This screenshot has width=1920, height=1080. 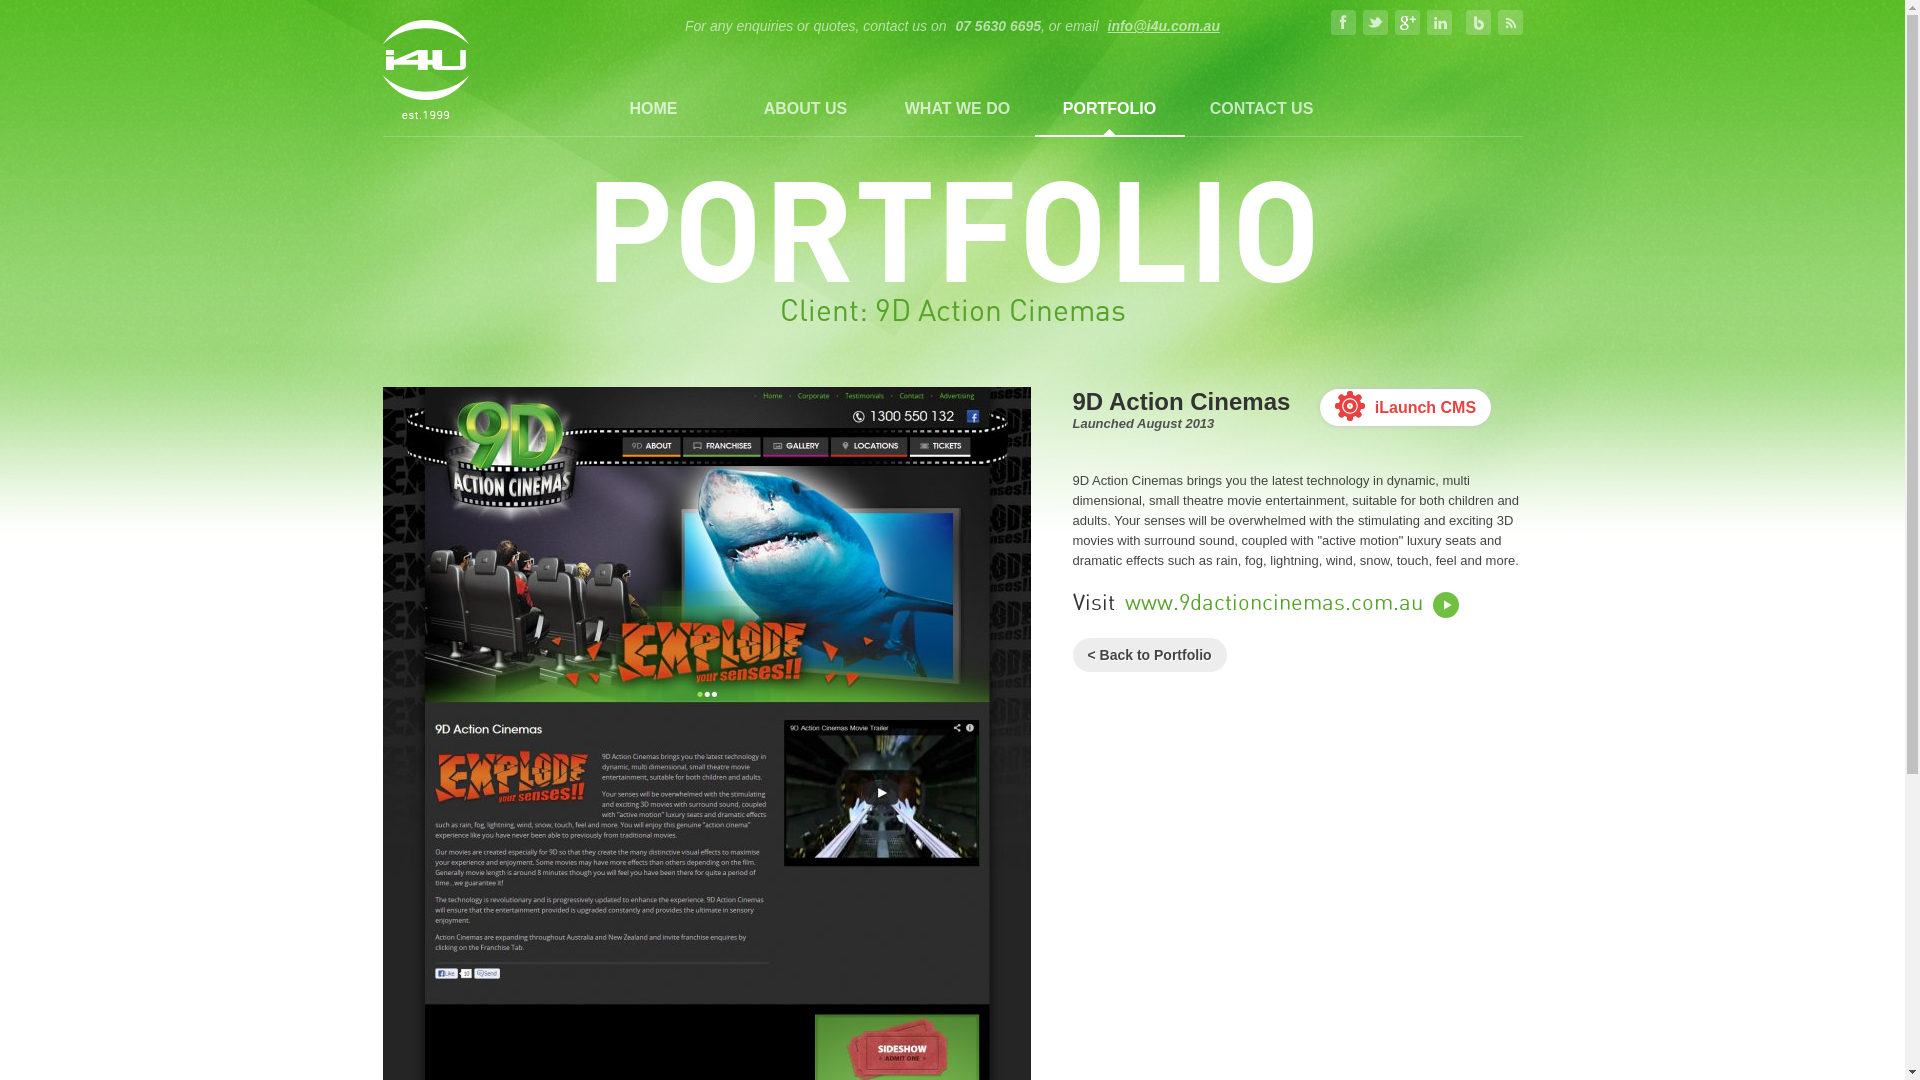 What do you see at coordinates (1394, 22) in the screenshot?
I see `'Find us on Google+'` at bounding box center [1394, 22].